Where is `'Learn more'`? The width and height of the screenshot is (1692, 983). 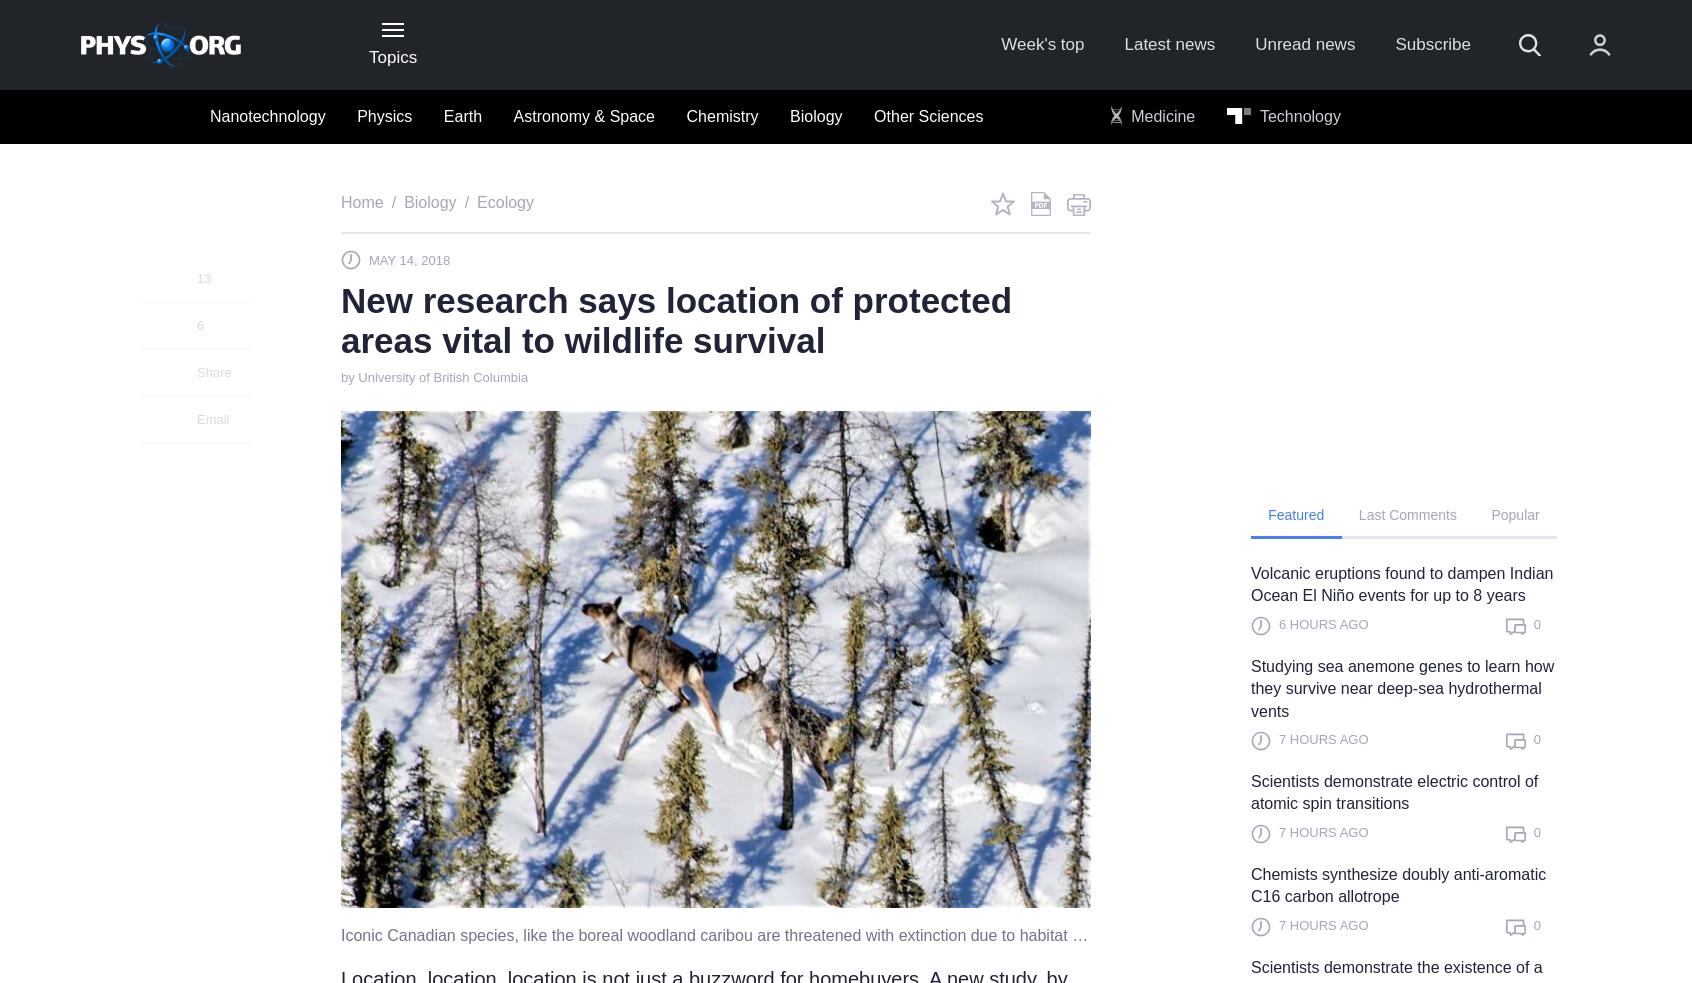
'Learn more' is located at coordinates (1367, 510).